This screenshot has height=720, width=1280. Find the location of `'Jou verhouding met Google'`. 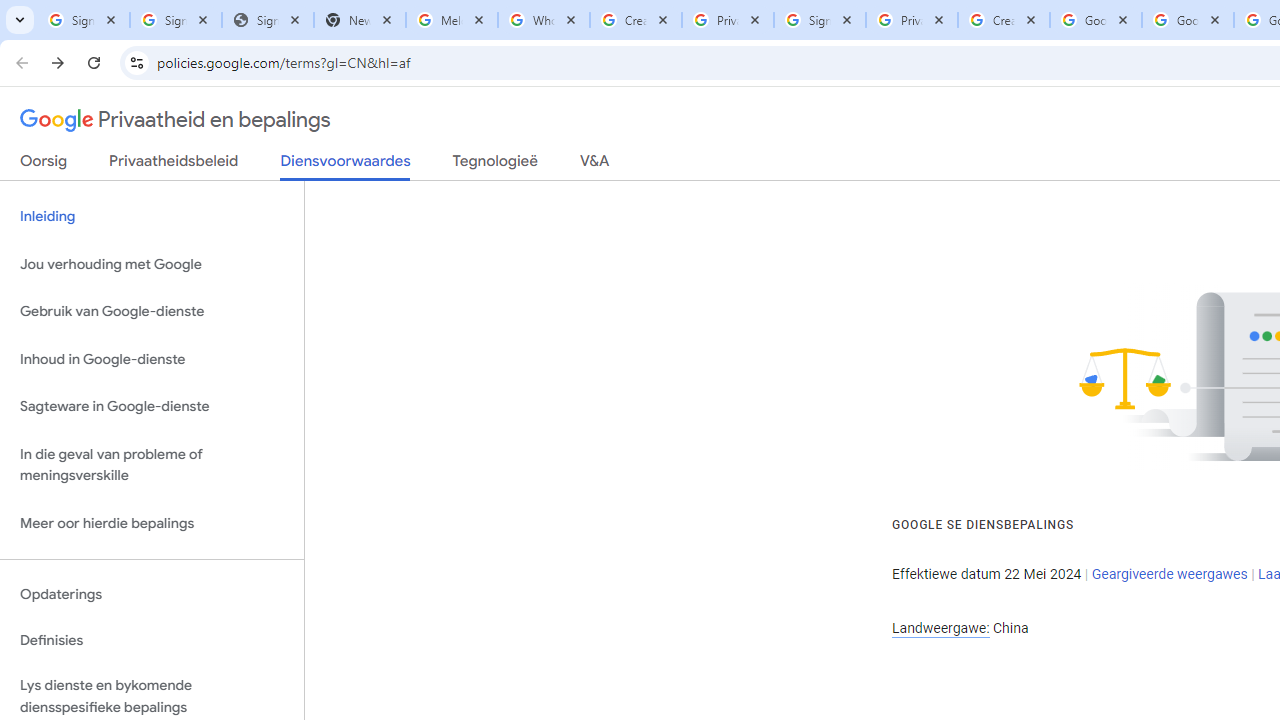

'Jou verhouding met Google' is located at coordinates (151, 263).